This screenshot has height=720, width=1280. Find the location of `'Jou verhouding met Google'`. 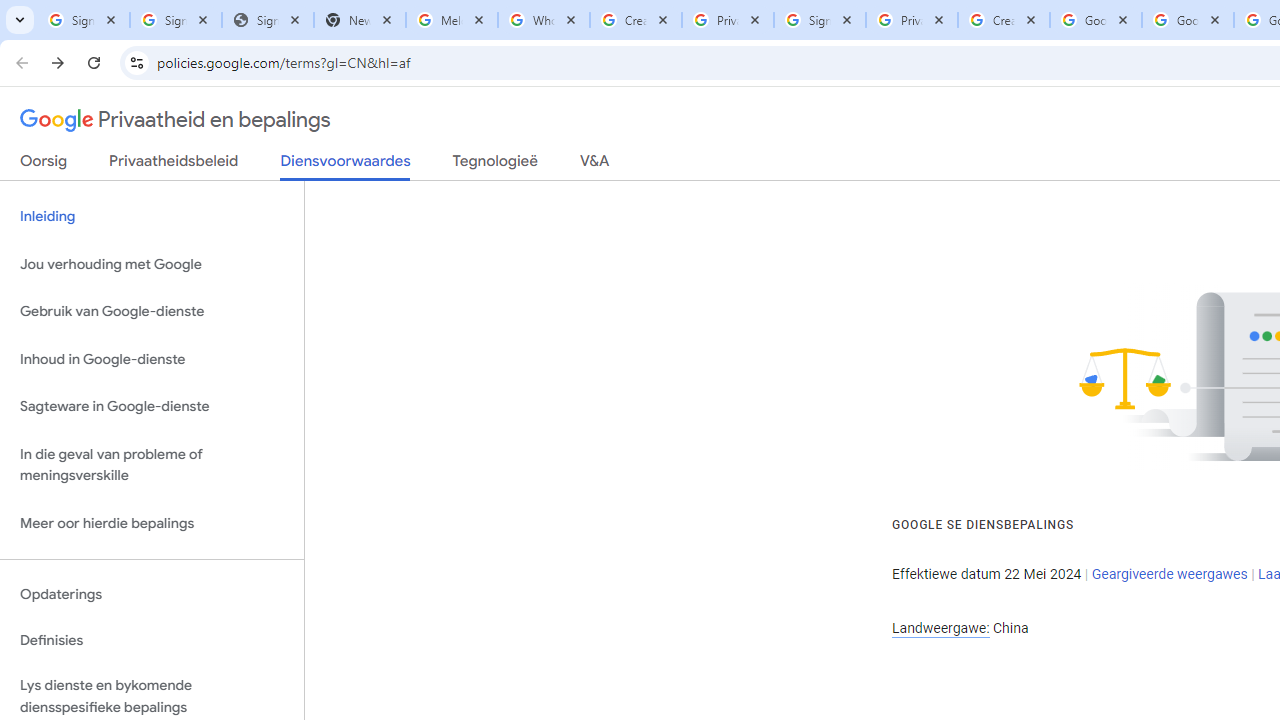

'Jou verhouding met Google' is located at coordinates (151, 263).